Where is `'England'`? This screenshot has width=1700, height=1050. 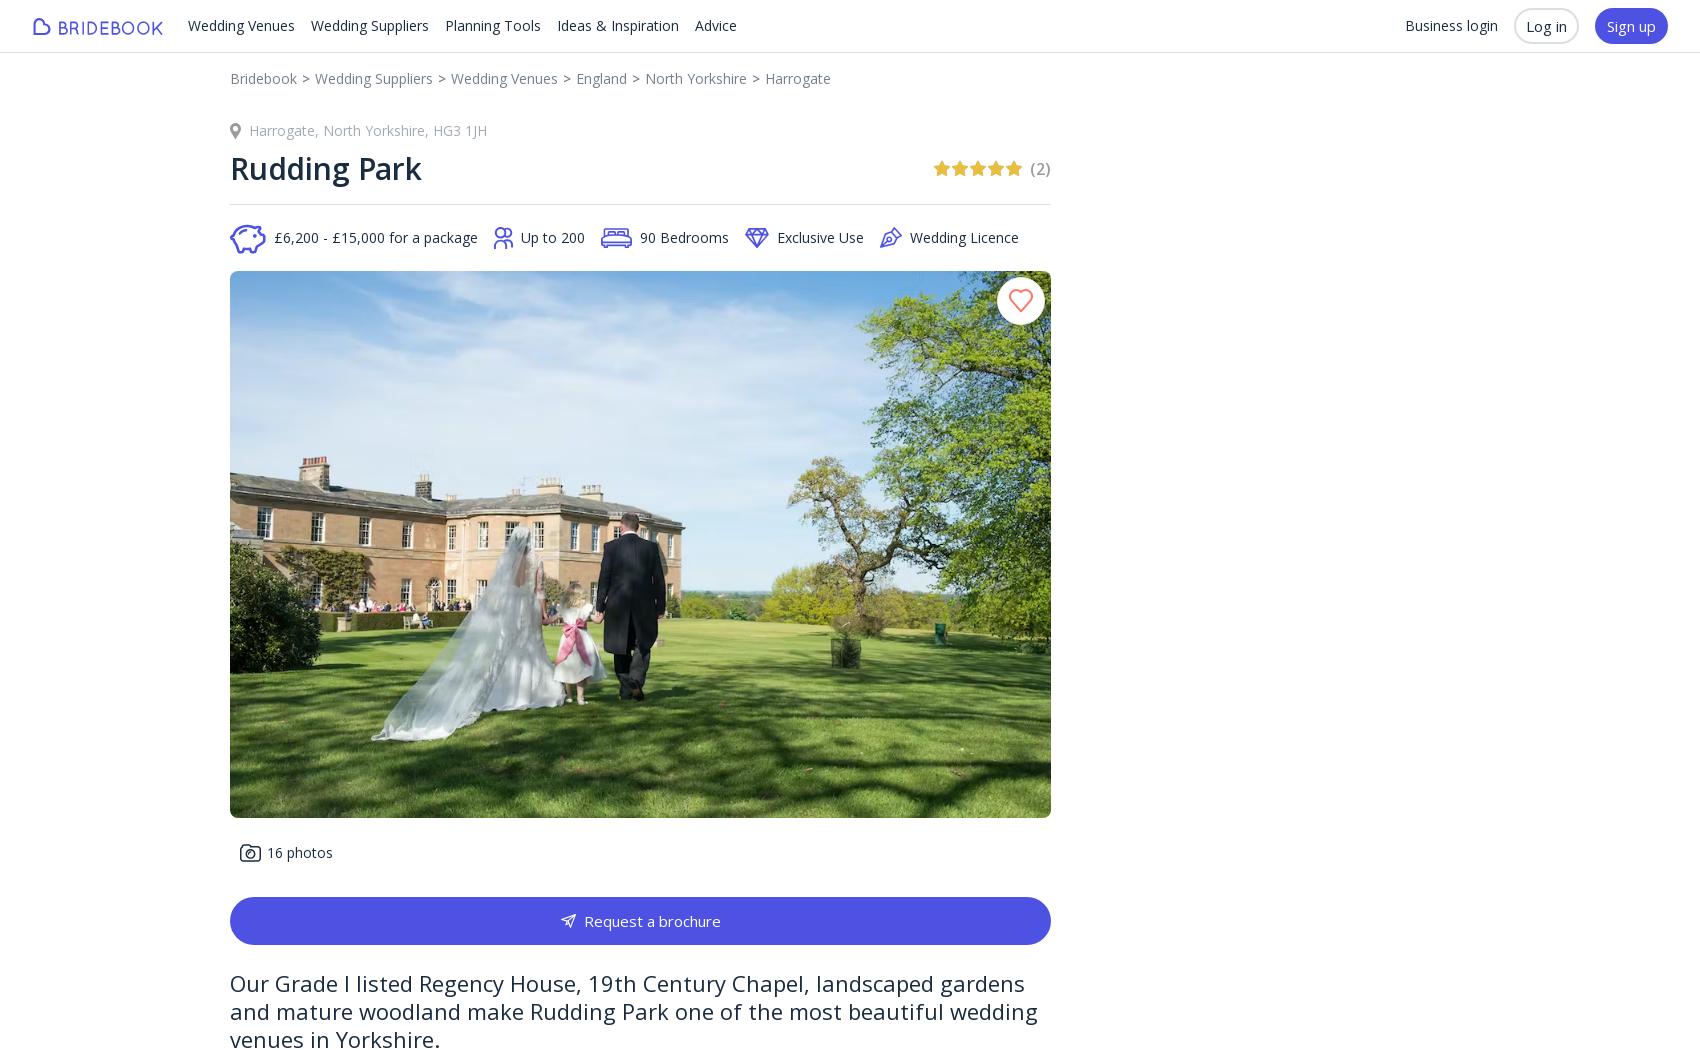
'England' is located at coordinates (600, 78).